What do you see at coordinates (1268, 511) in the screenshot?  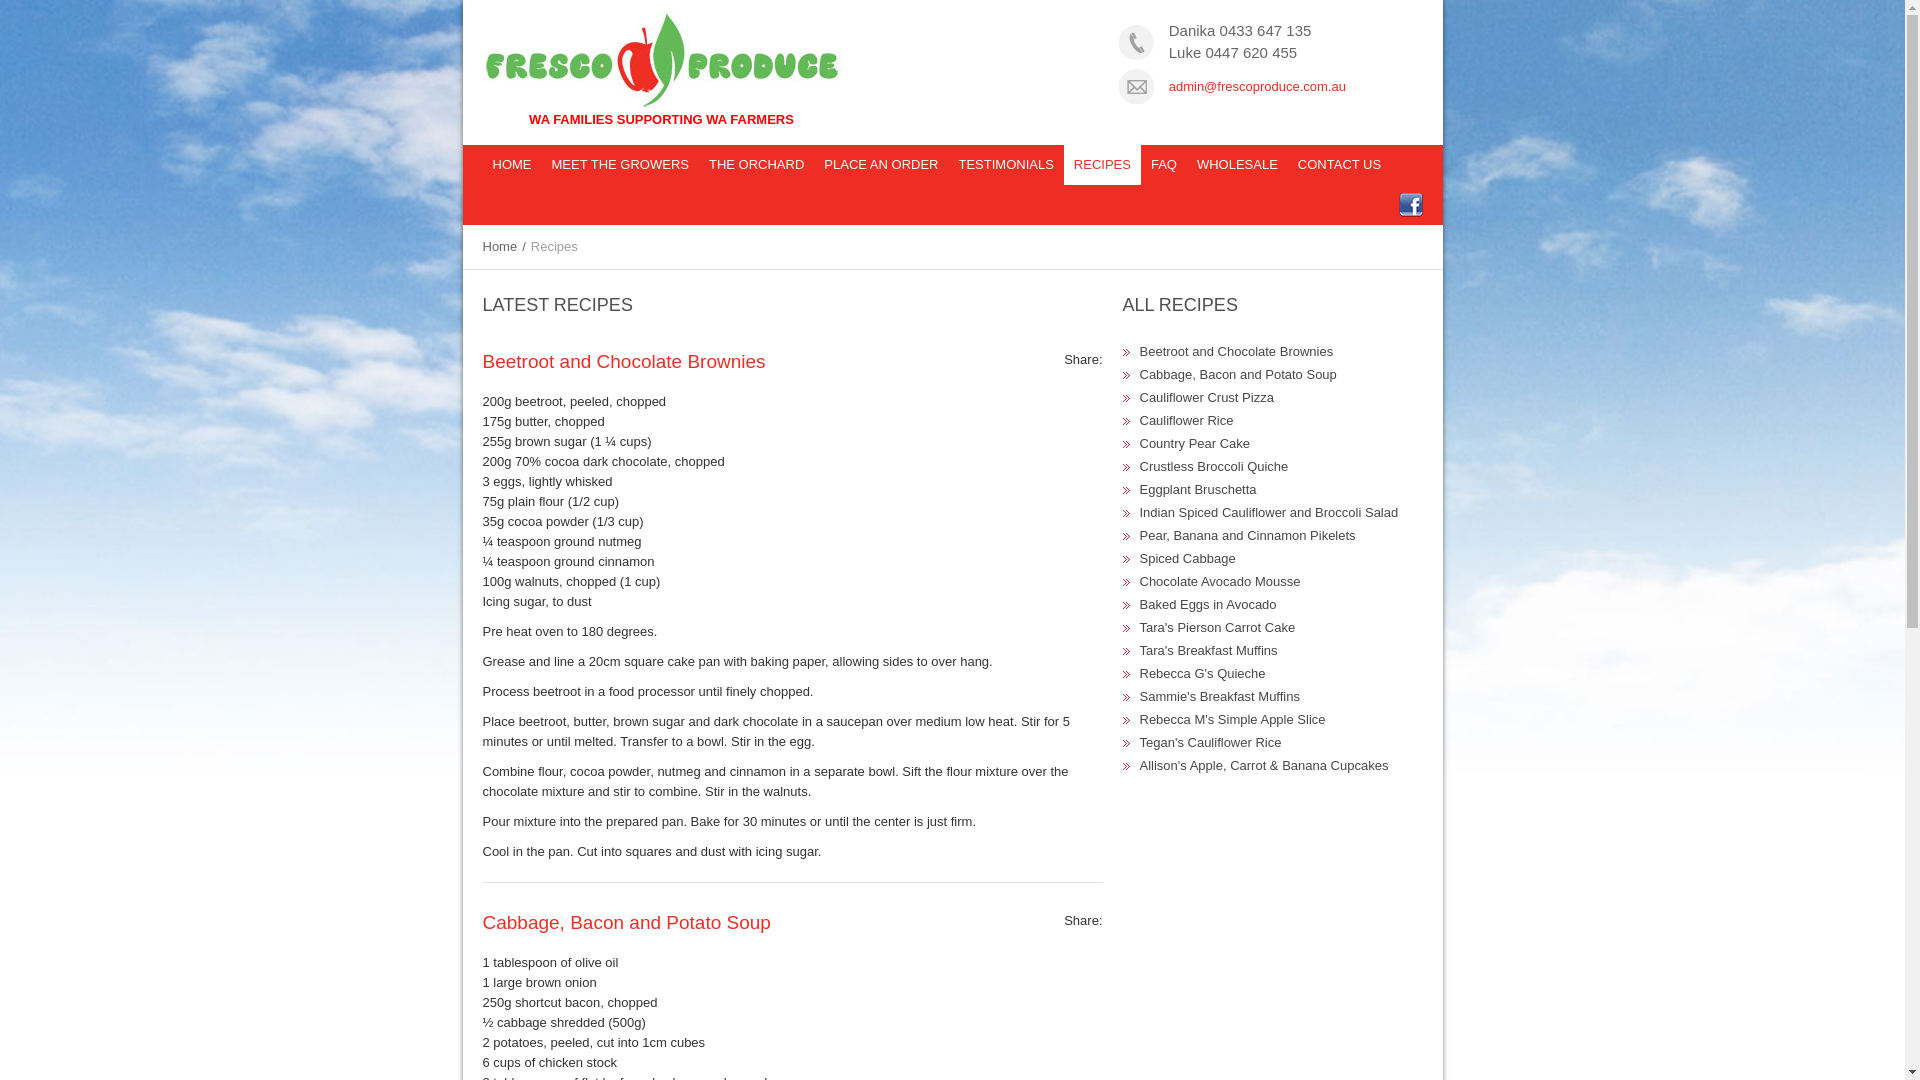 I see `'Indian Spiced Cauliflower and Broccoli Salad'` at bounding box center [1268, 511].